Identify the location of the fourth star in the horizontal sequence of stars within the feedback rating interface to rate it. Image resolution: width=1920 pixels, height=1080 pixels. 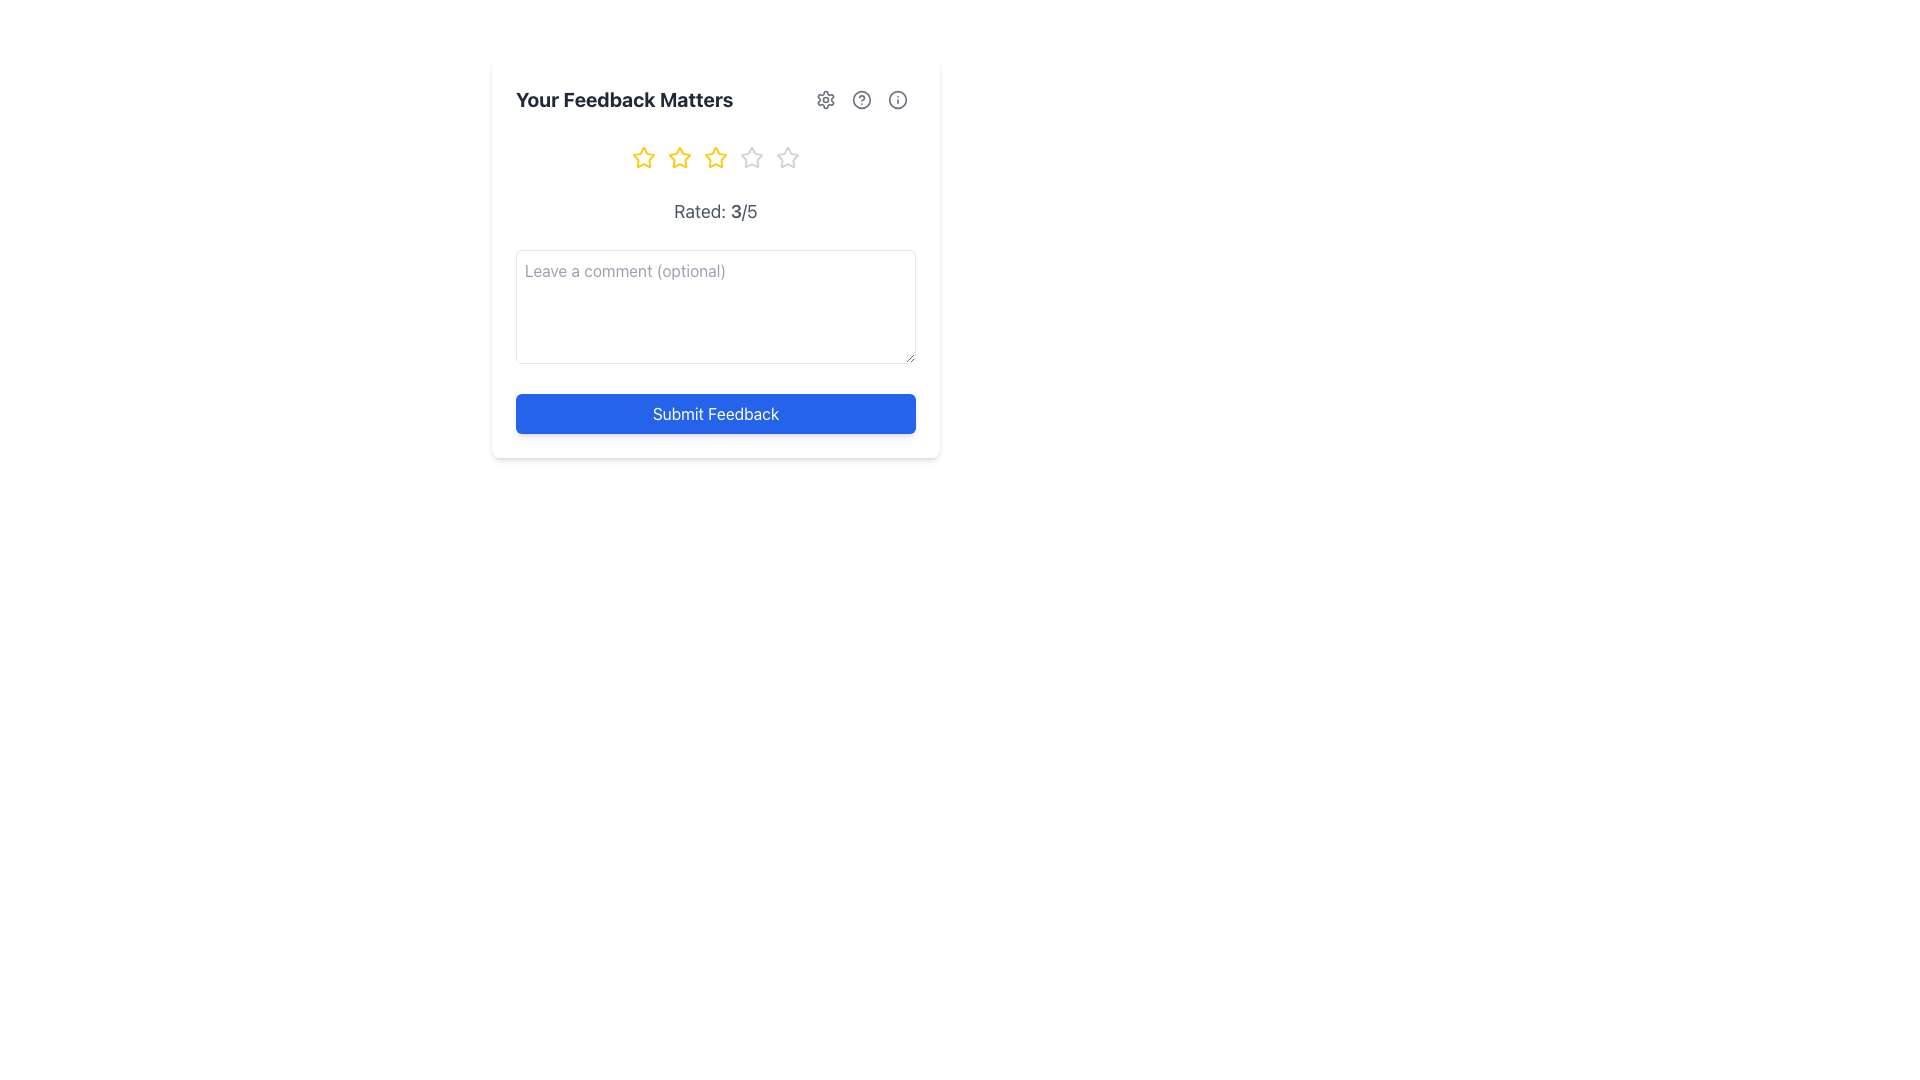
(751, 156).